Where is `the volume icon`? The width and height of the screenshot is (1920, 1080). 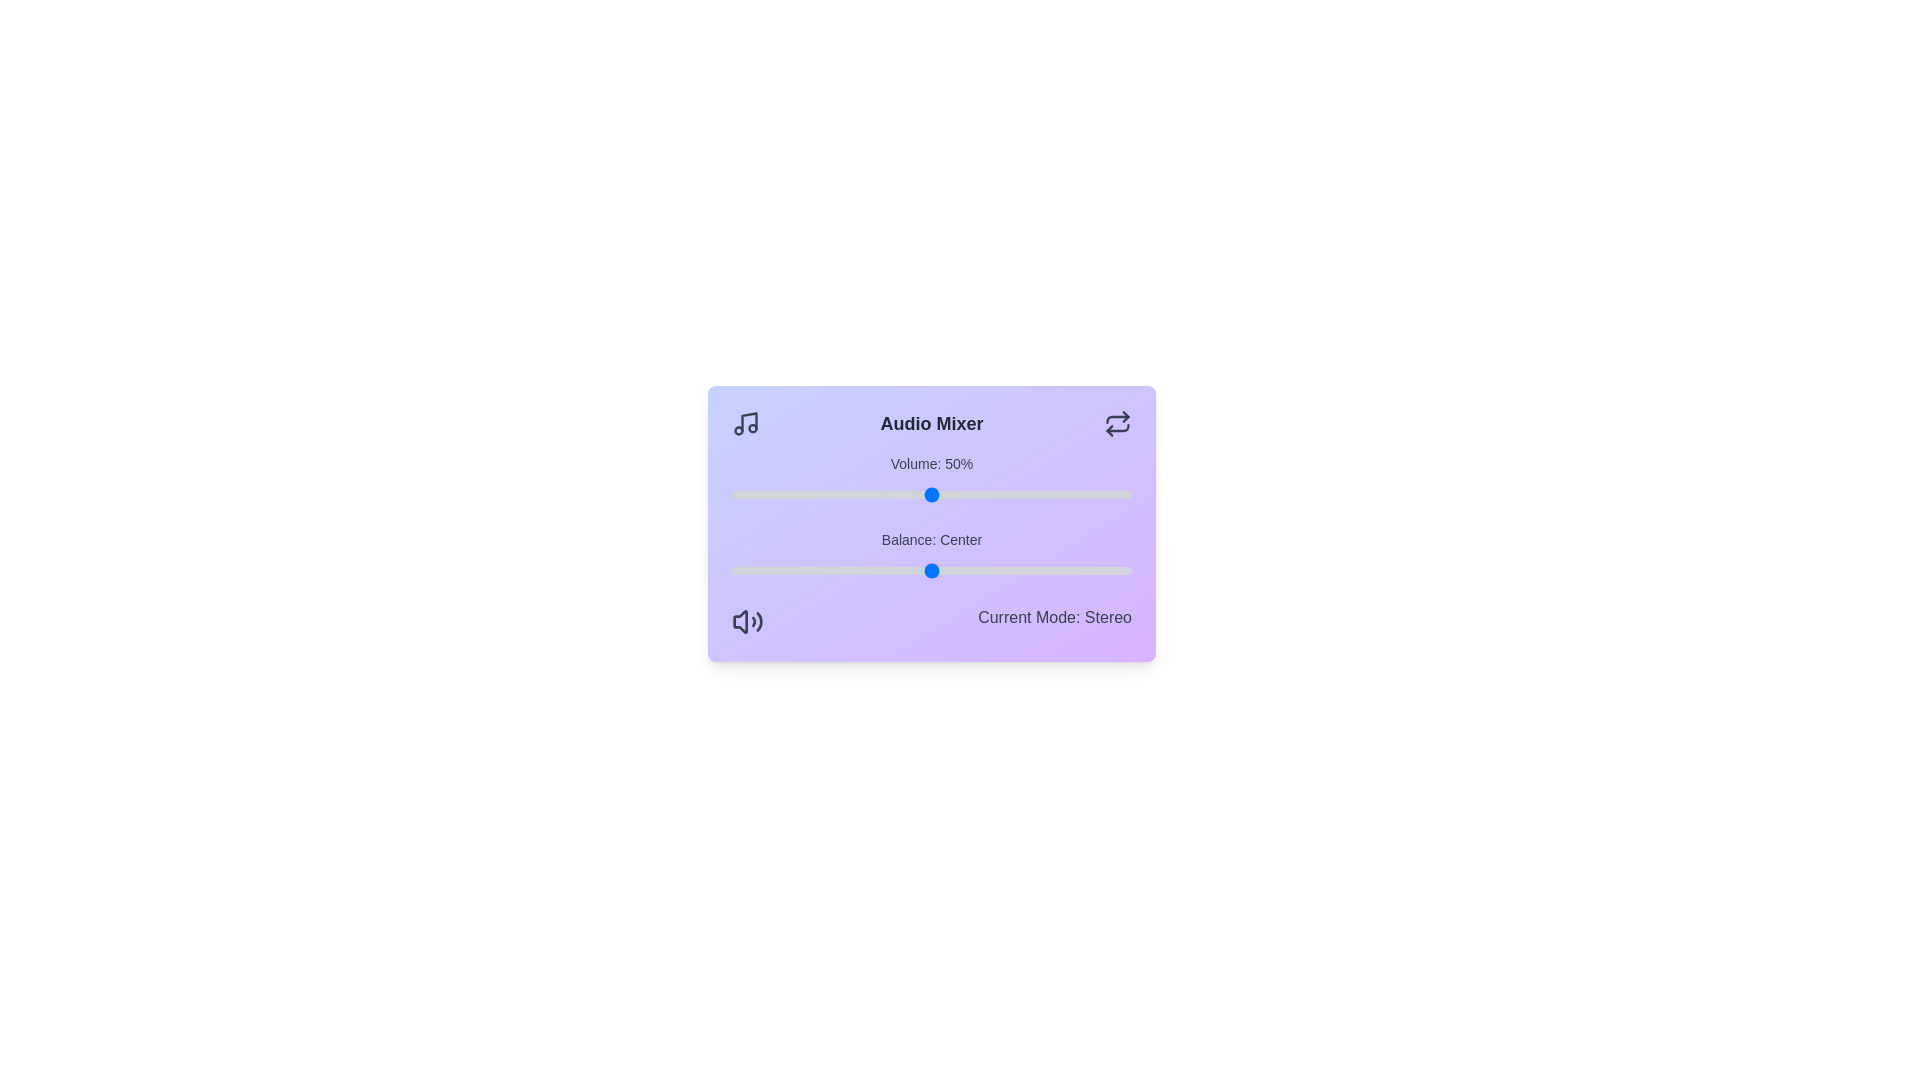
the volume icon is located at coordinates (747, 620).